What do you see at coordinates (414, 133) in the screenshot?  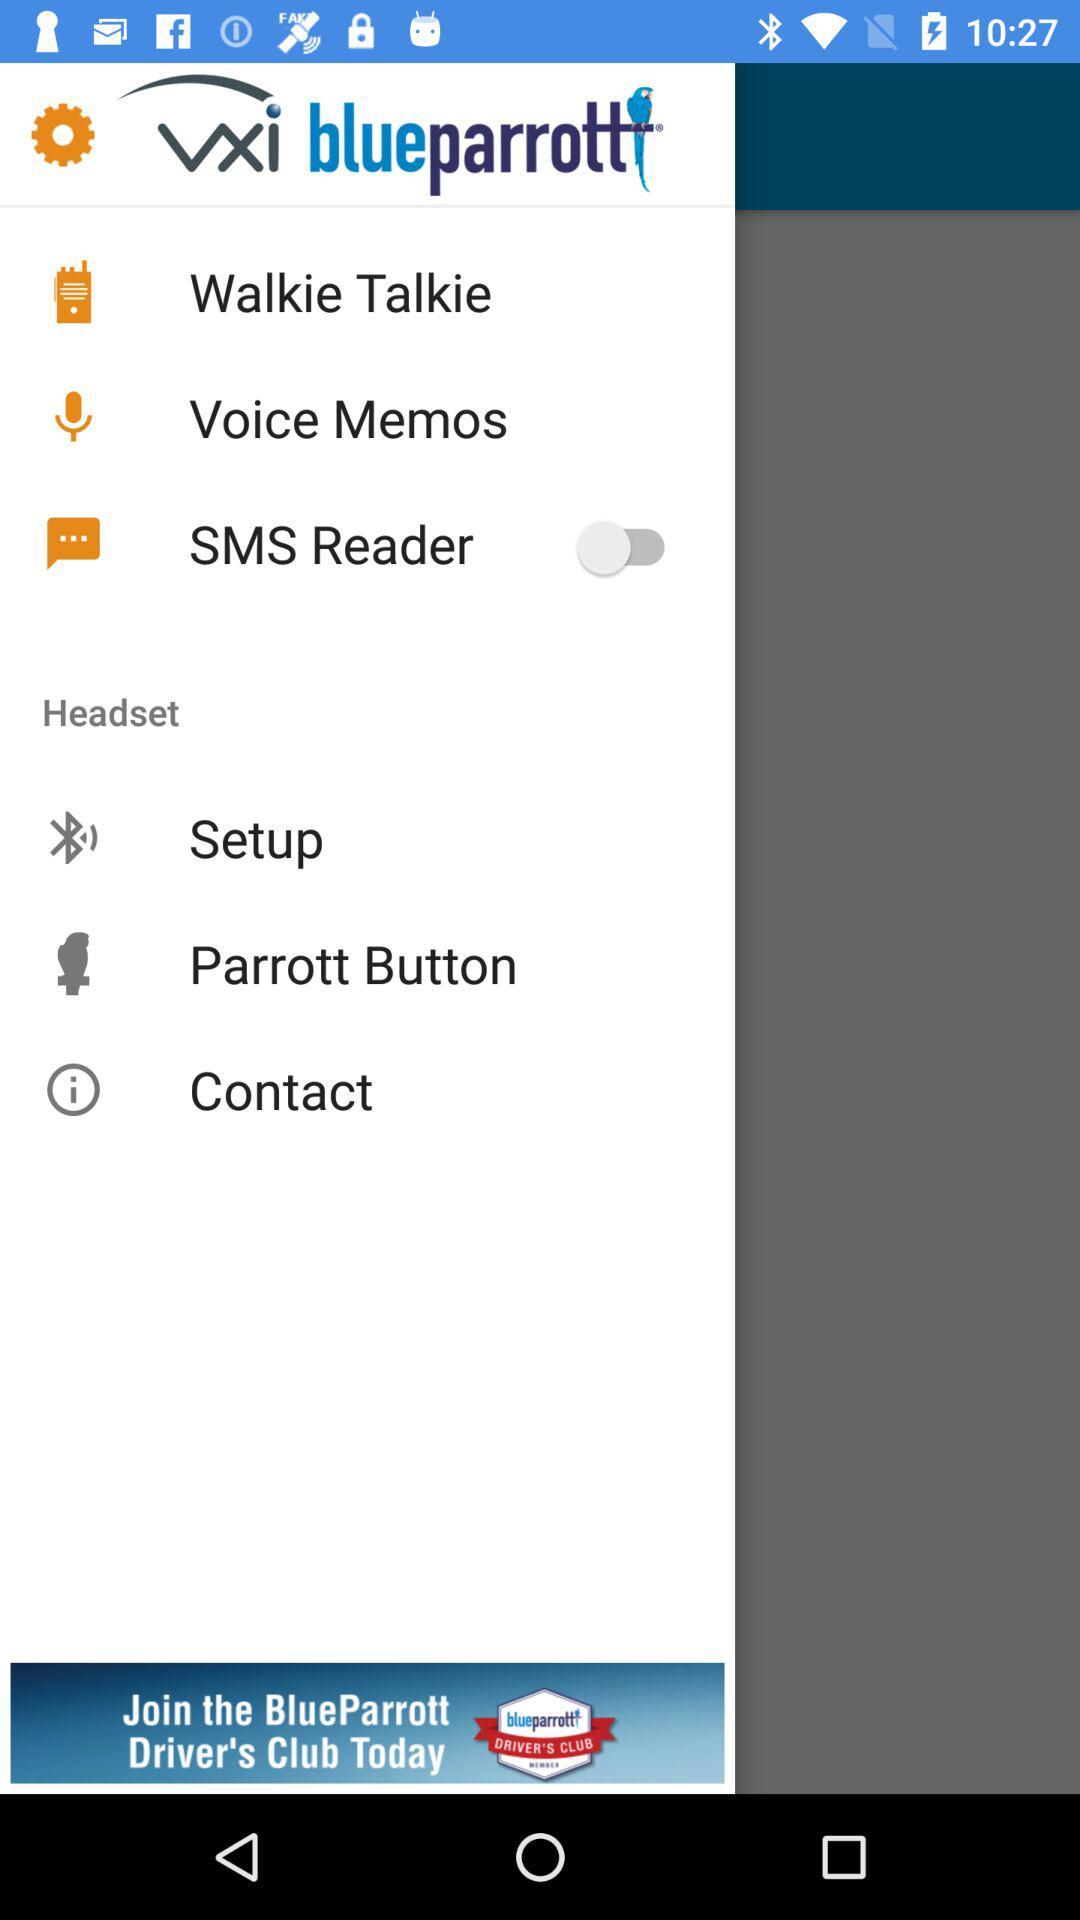 I see `the text below notification bar` at bounding box center [414, 133].